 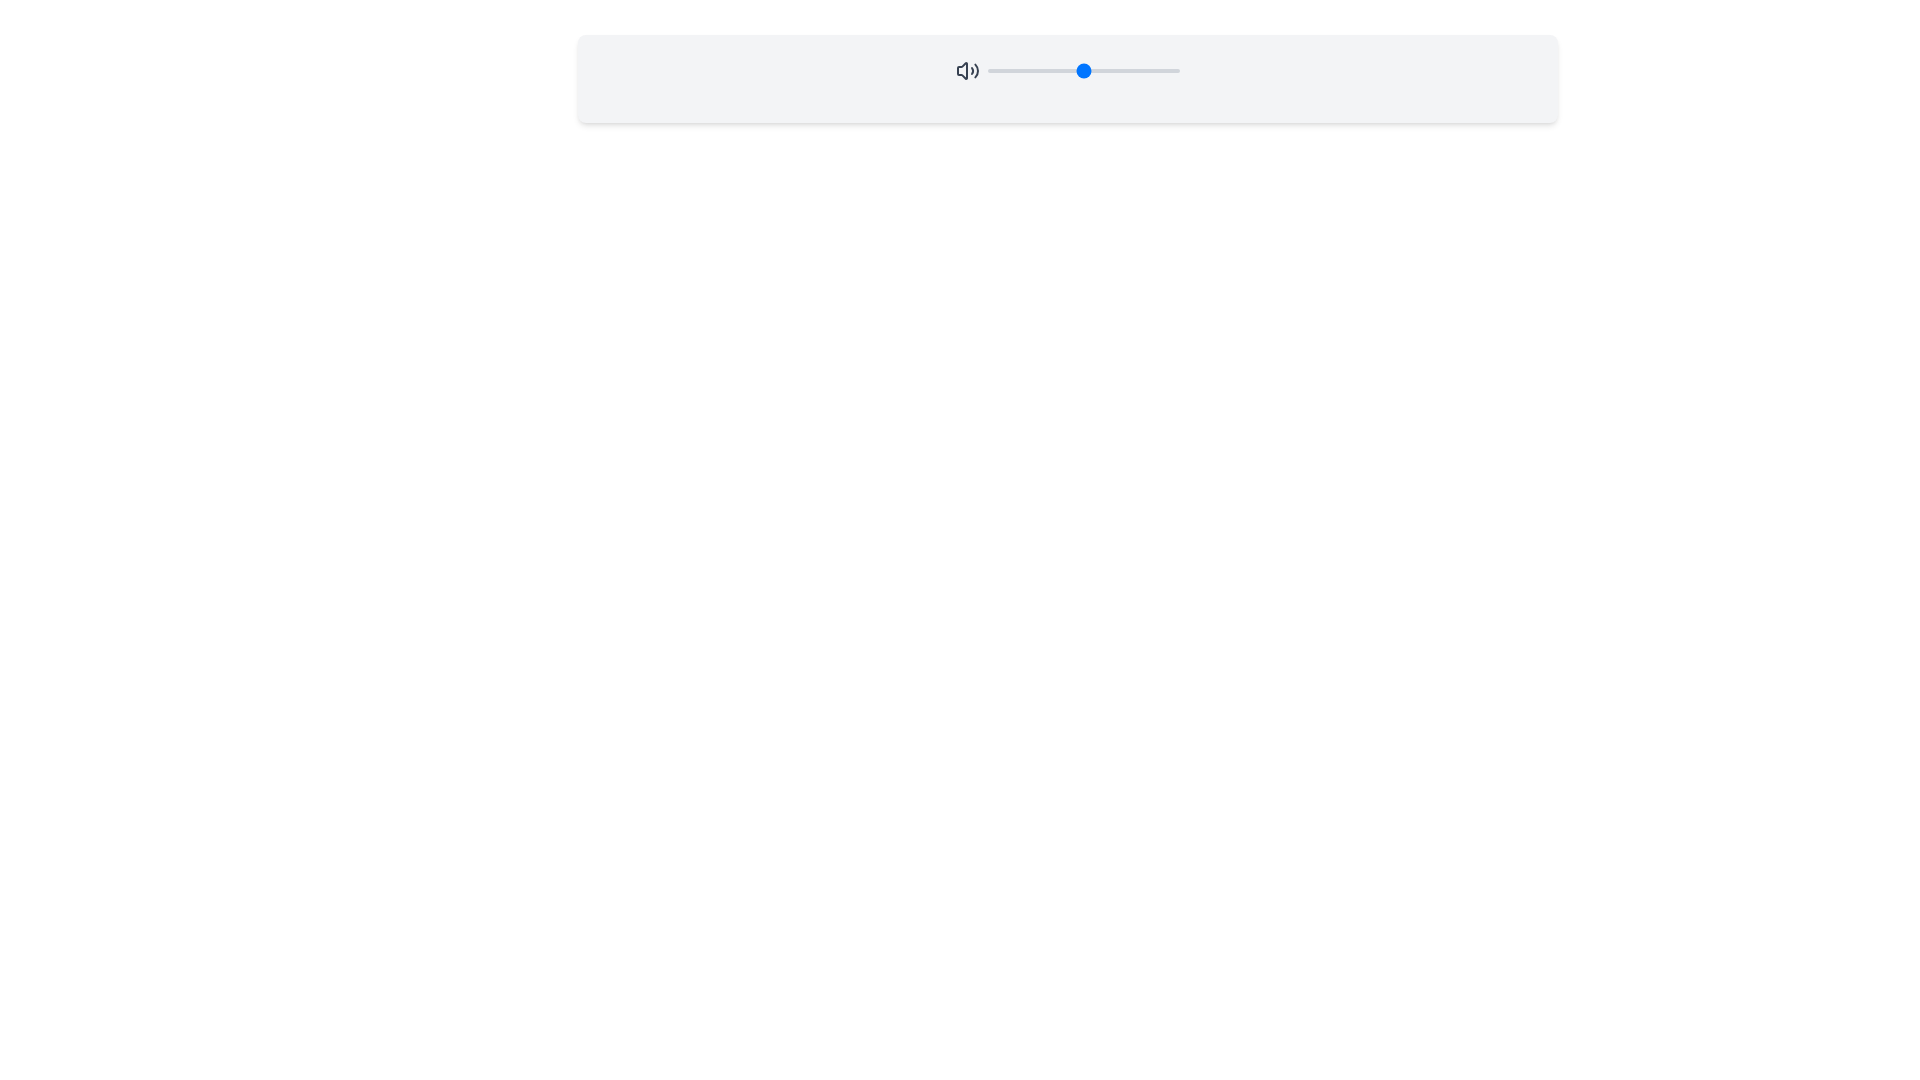 What do you see at coordinates (1058, 69) in the screenshot?
I see `volume level` at bounding box center [1058, 69].